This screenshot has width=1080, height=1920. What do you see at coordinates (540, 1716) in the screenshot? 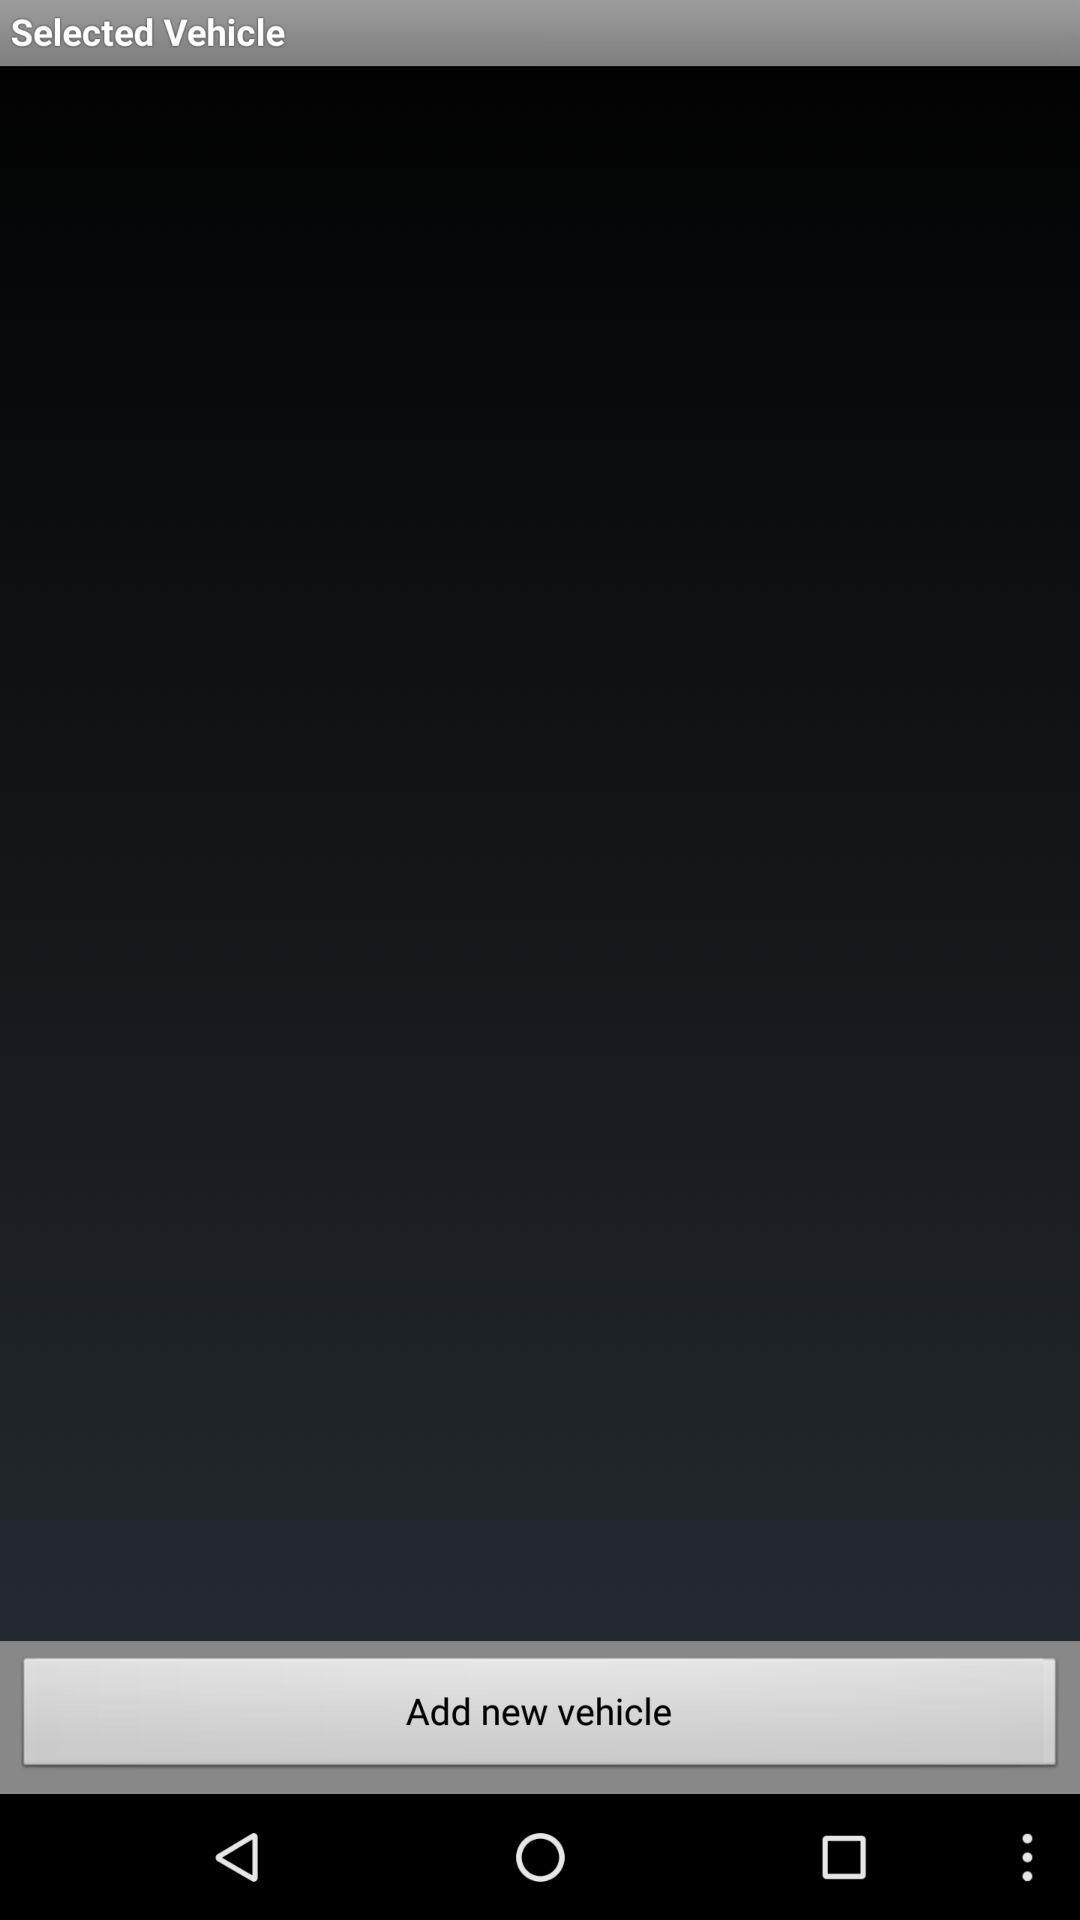
I see `the add new vehicle item` at bounding box center [540, 1716].